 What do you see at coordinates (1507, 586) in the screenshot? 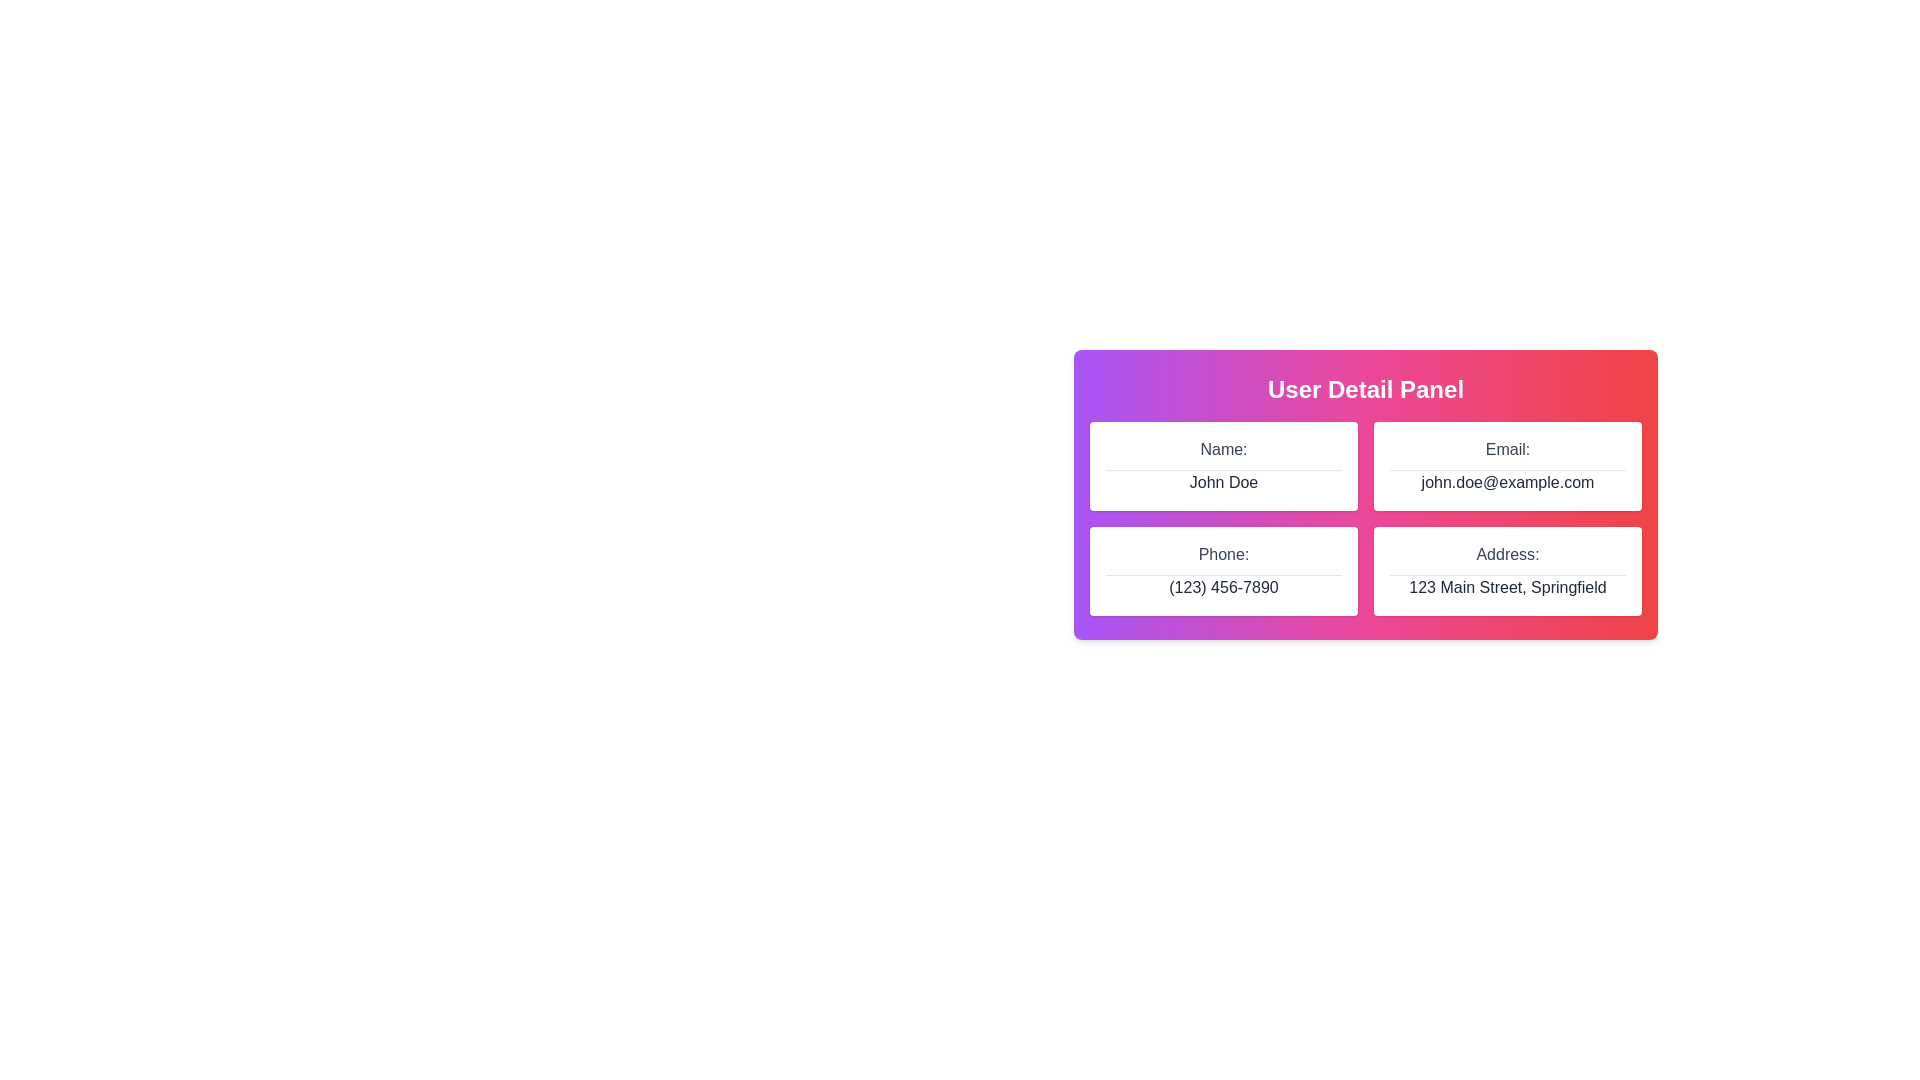
I see `the text display element showing '123 Main Street, Springfield', located below the 'Address:' label in the User Detail Panel` at bounding box center [1507, 586].